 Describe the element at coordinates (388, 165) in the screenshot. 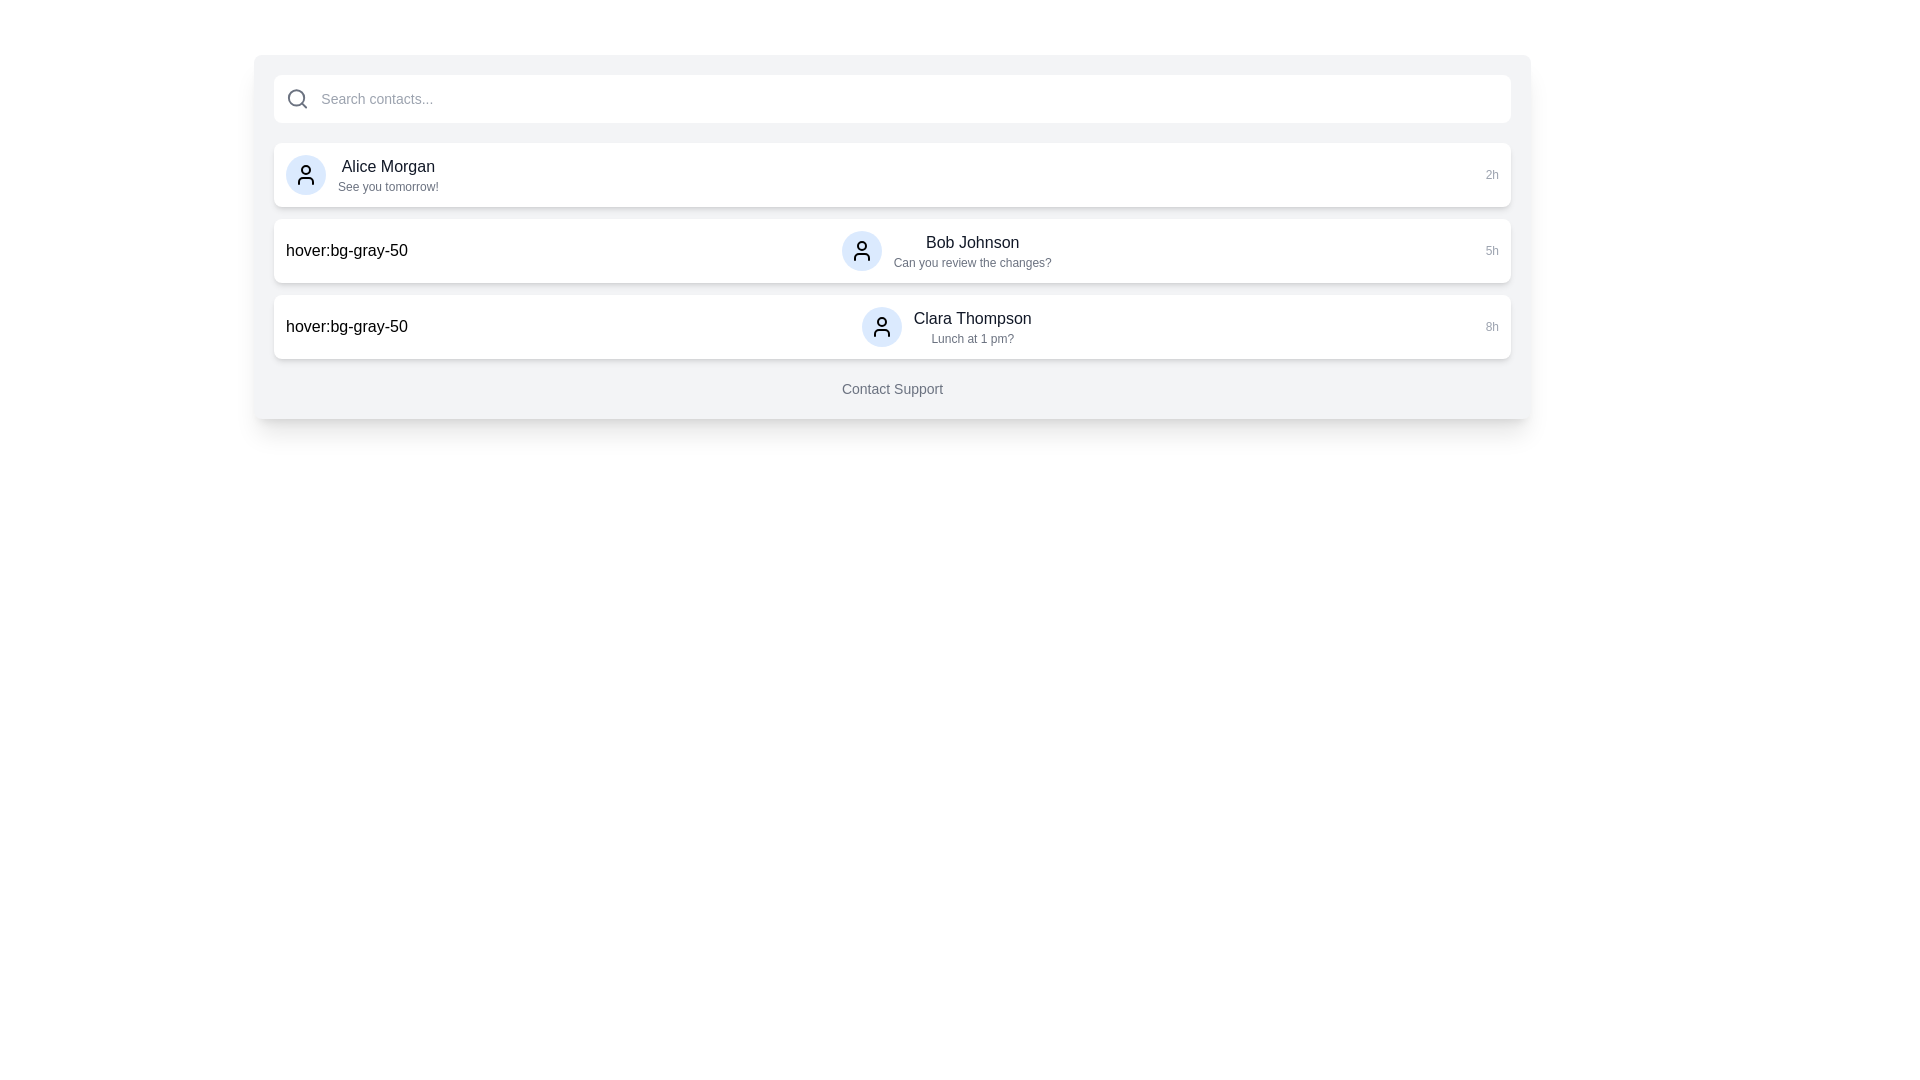

I see `the Text Label that displays the name of a contact, located in the top row of a vertically stacked list, to the right of an avatar icon` at that location.